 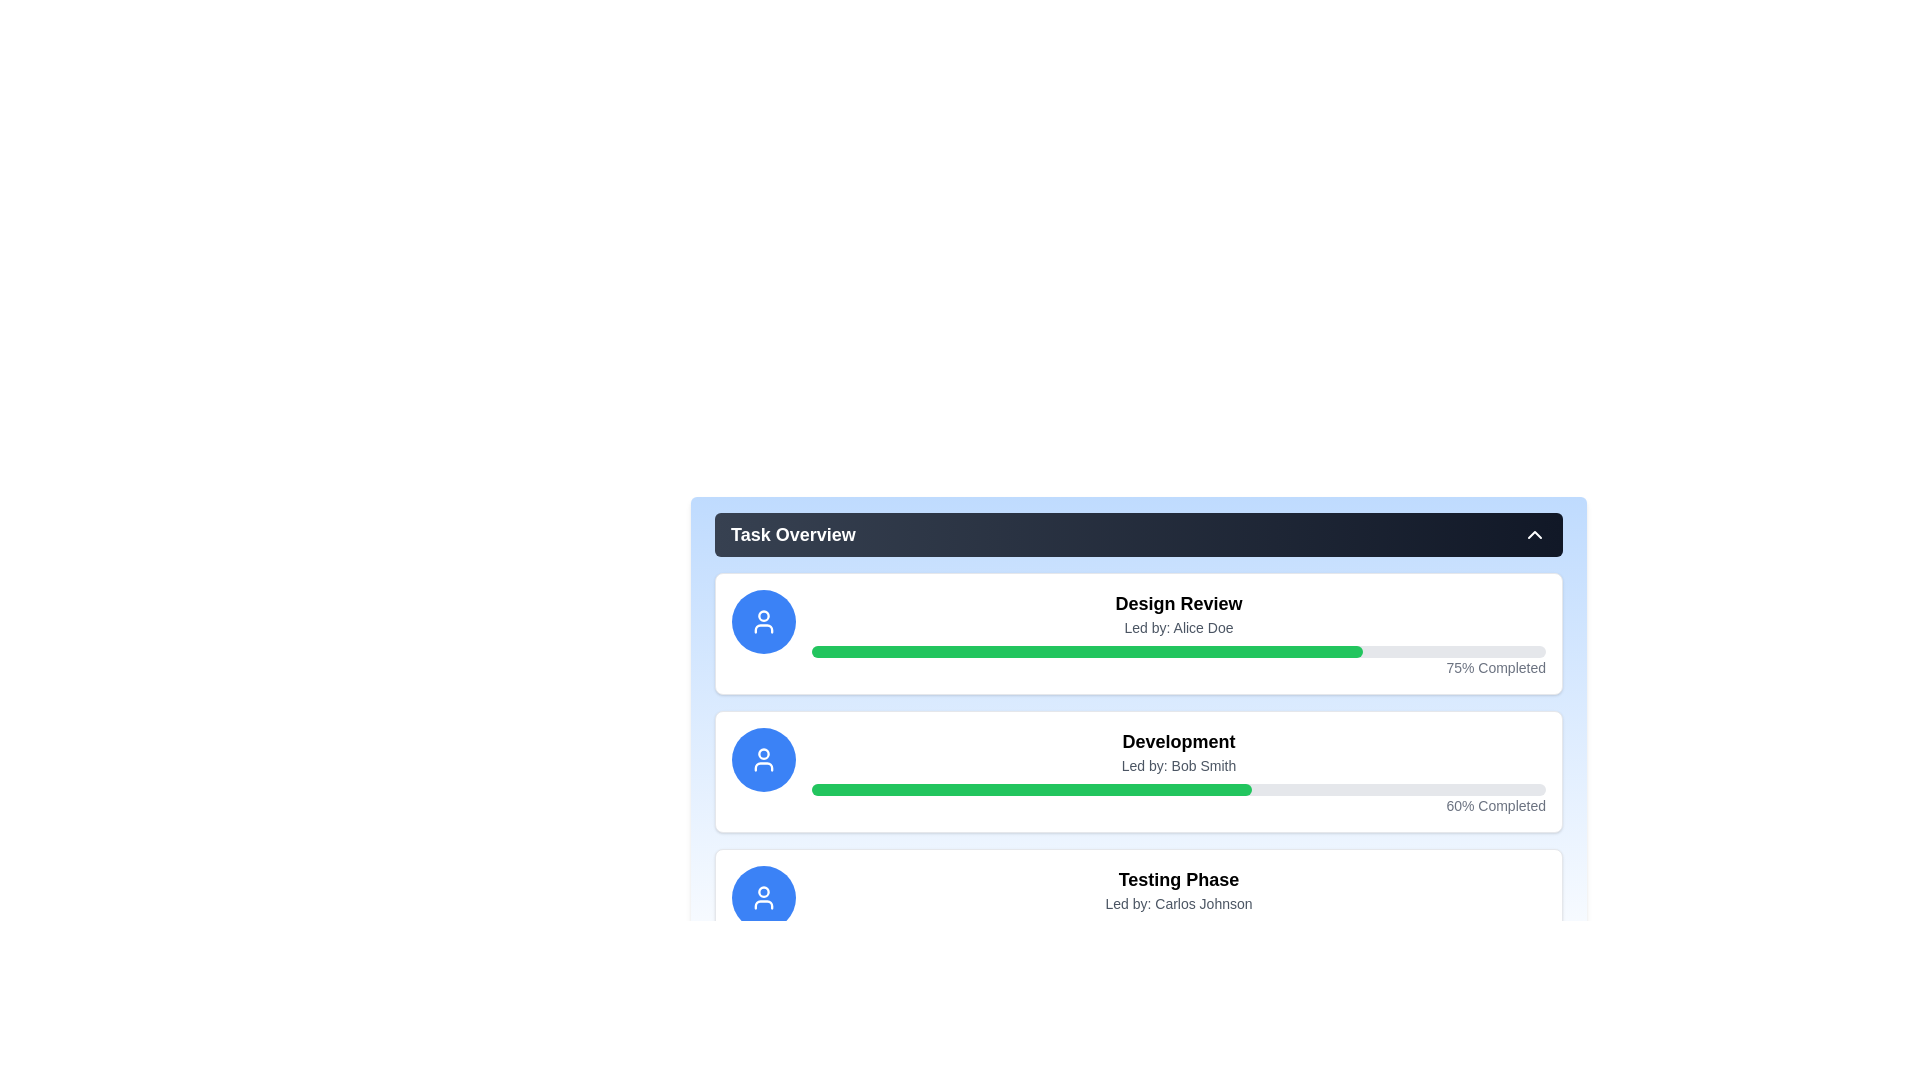 What do you see at coordinates (1179, 789) in the screenshot?
I see `the horizontal progress bar in the 'Development' section, which is styled with a gray background and a green filled portion, located between the text 'Led by: Bob Smith' and '60% Completed'` at bounding box center [1179, 789].